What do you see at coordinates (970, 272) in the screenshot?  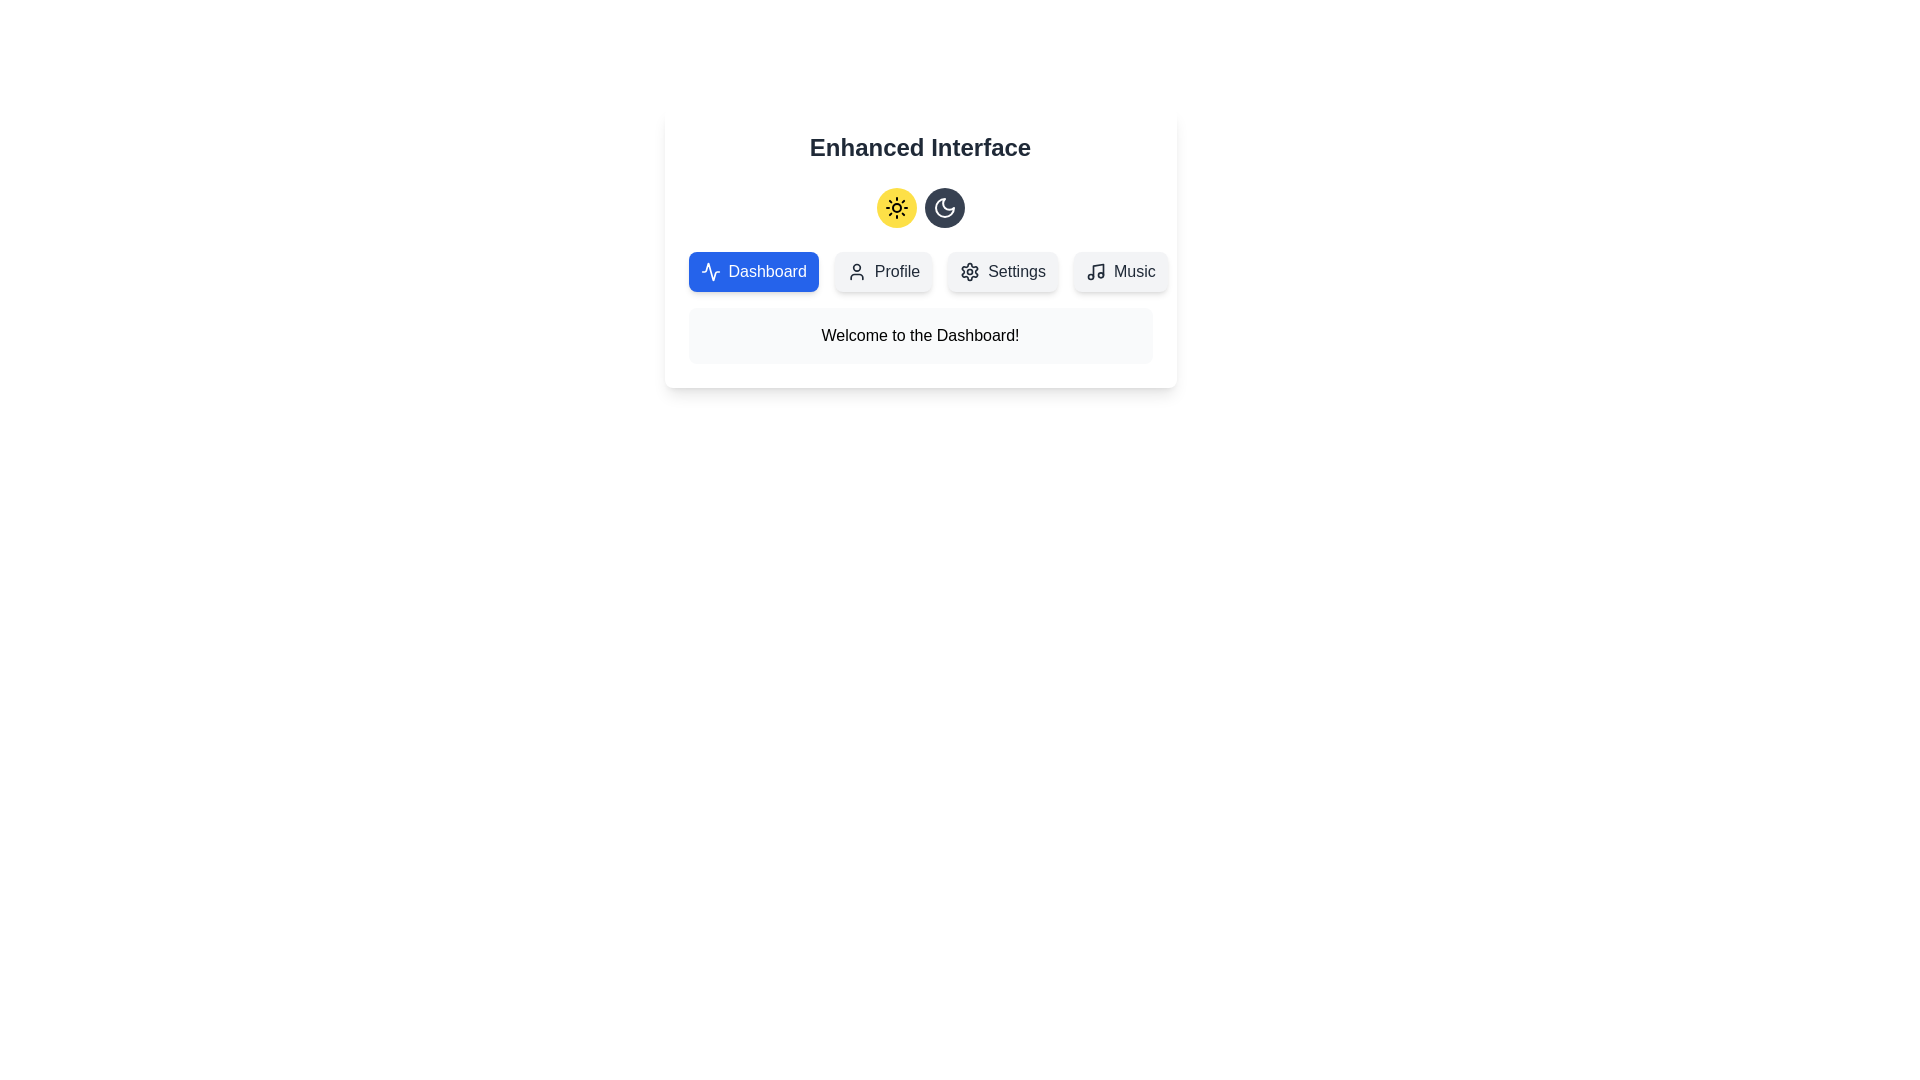 I see `the gear-shaped settings icon located between the 'Profile' icon and the 'Music' icon in the top navigation bar` at bounding box center [970, 272].